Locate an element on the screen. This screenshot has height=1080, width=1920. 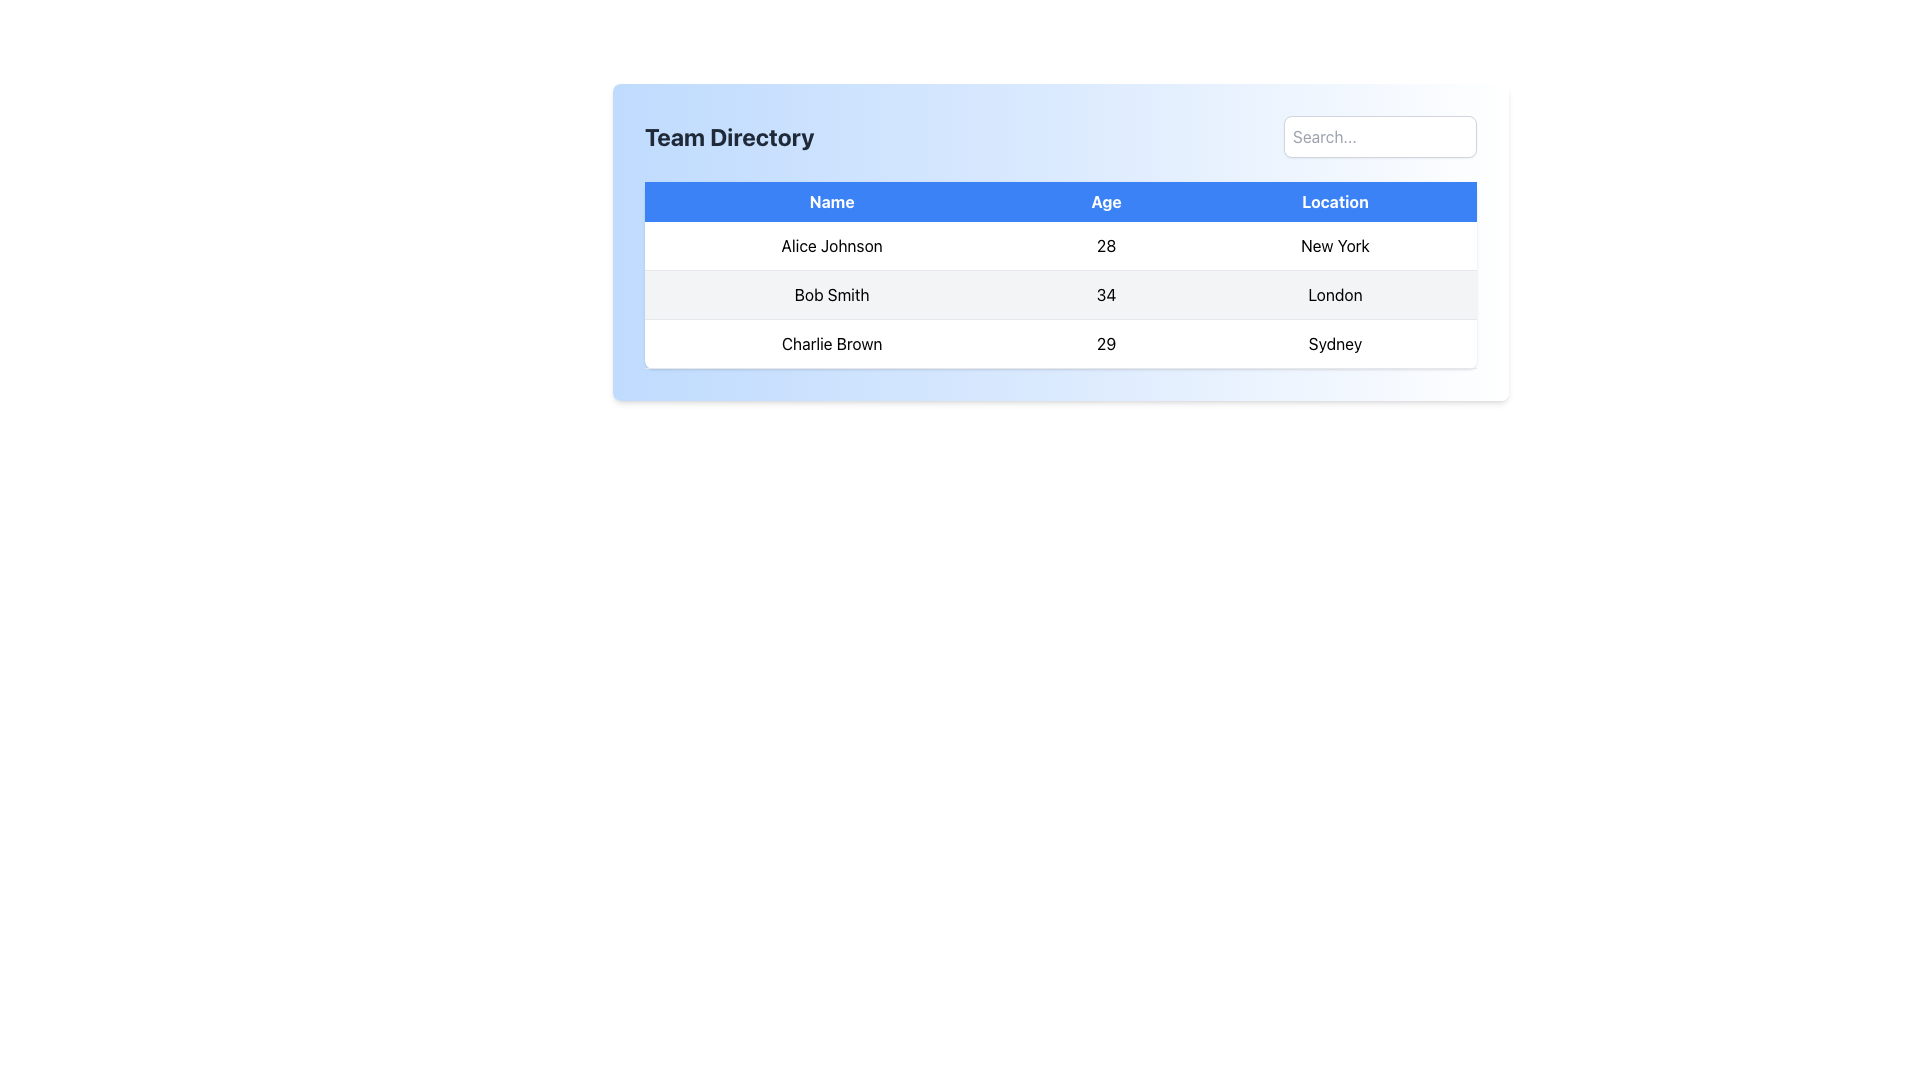
on the text display element representing a person's name located in the second row and first column of the 'Team Directory' table, positioned below 'Alice Johnson' and above 'Charlie Brown' is located at coordinates (832, 294).